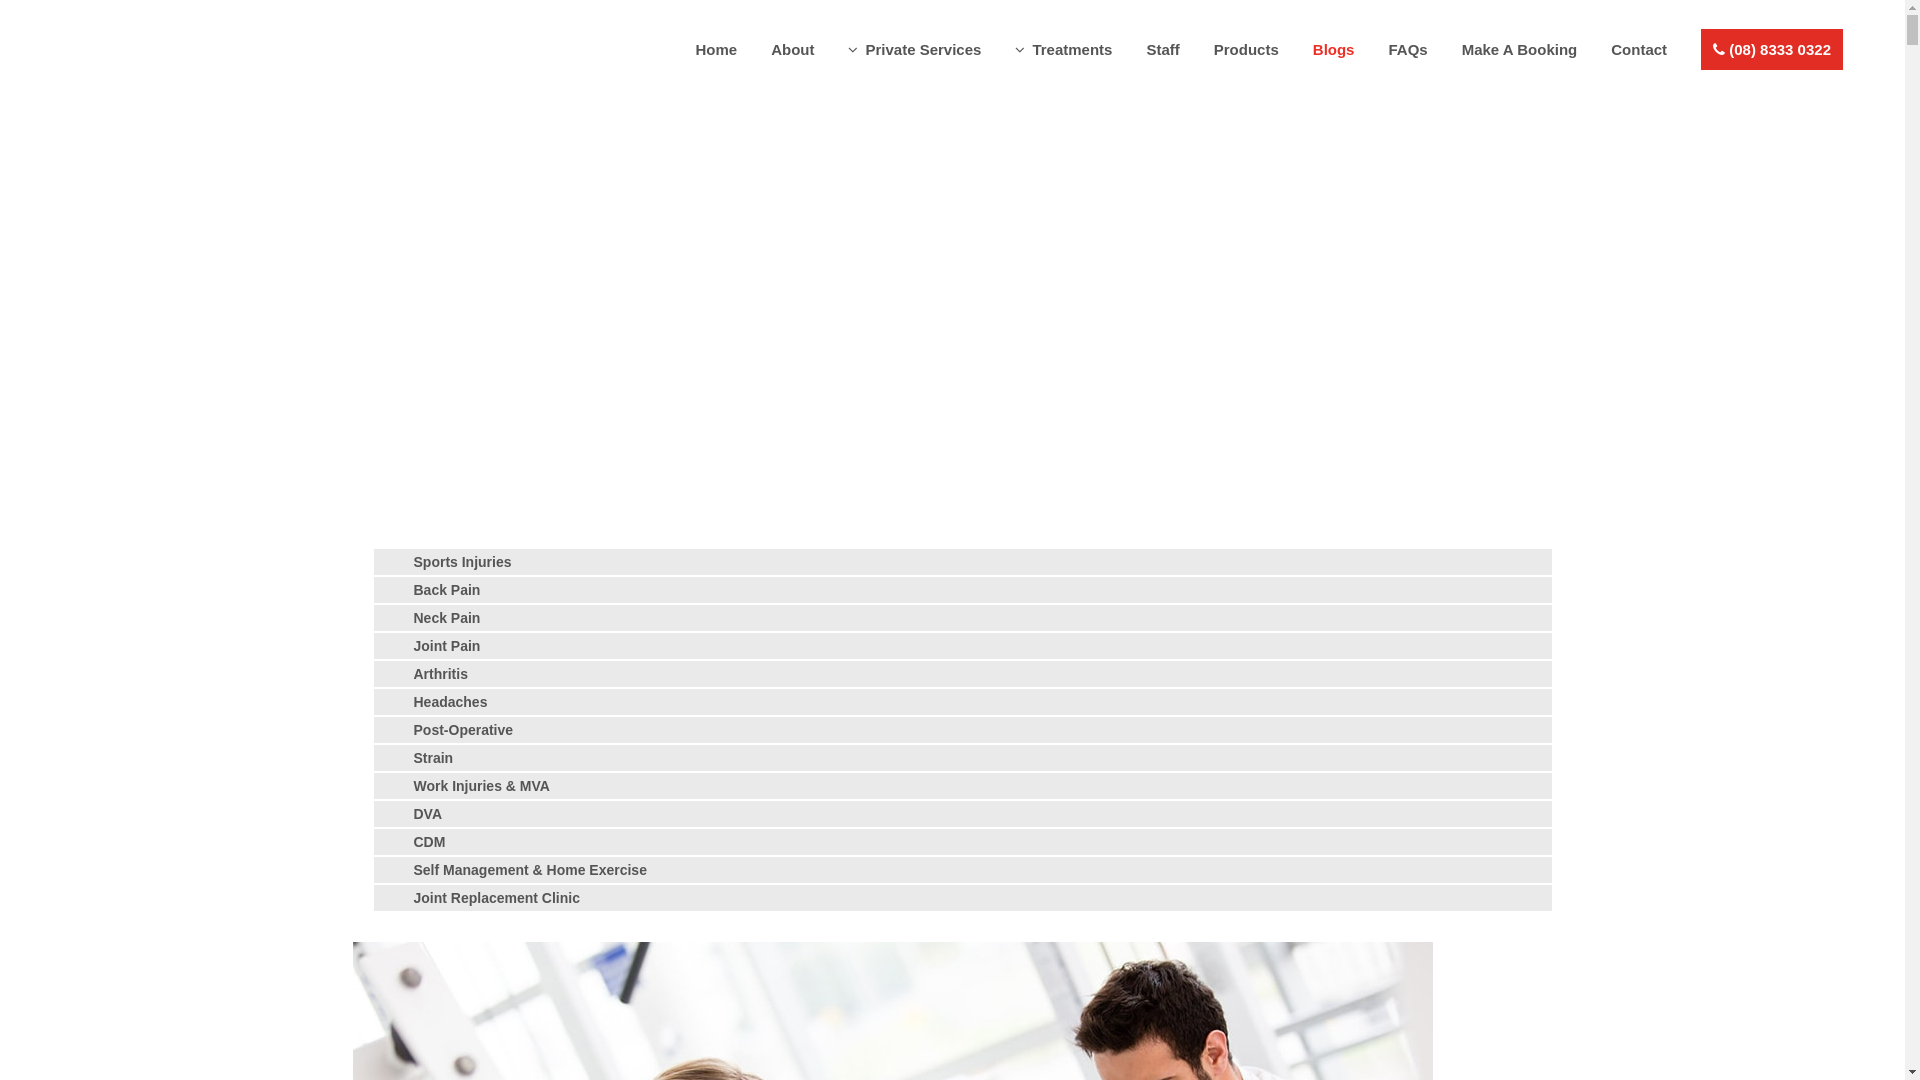 The width and height of the screenshot is (1920, 1080). I want to click on 'Arthritis', so click(440, 674).